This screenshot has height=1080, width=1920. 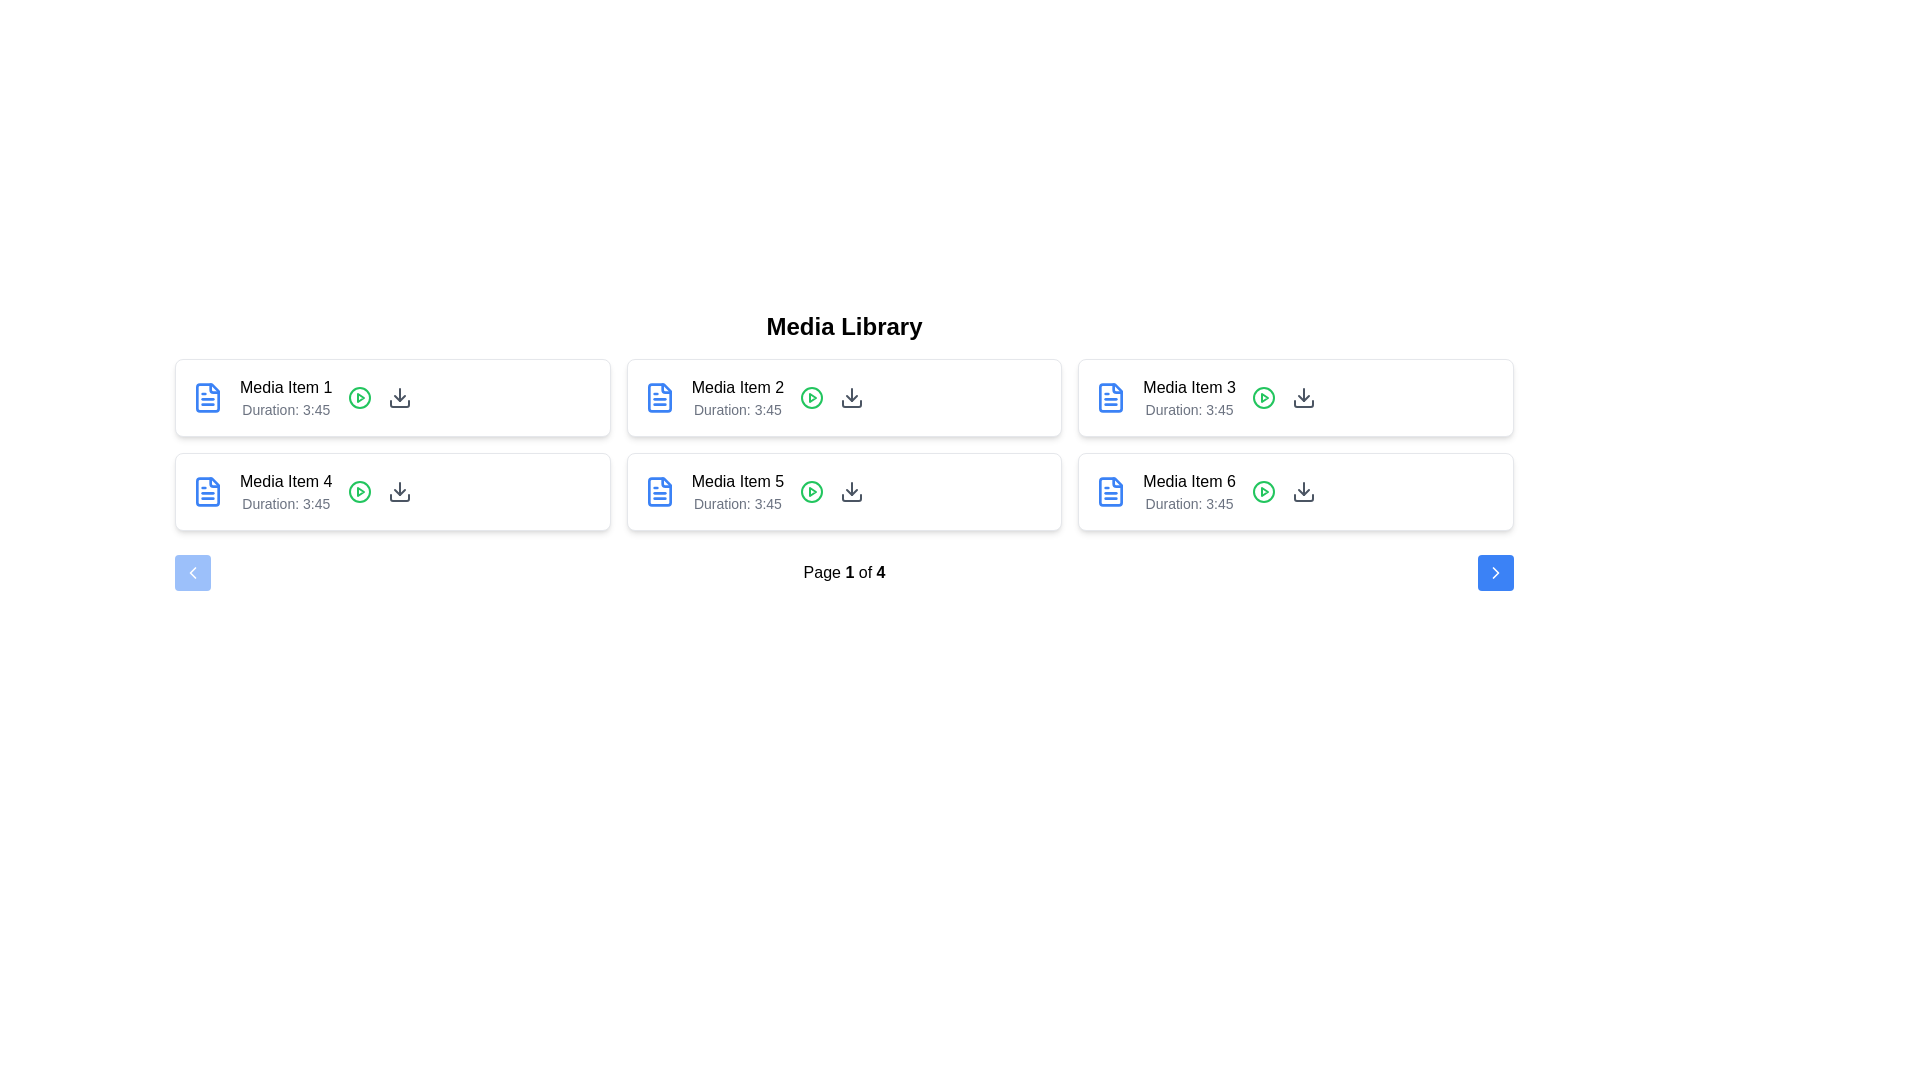 What do you see at coordinates (285, 492) in the screenshot?
I see `text from the informational label displaying the title and duration of the media item located in the second row, first column of the media library grid` at bounding box center [285, 492].